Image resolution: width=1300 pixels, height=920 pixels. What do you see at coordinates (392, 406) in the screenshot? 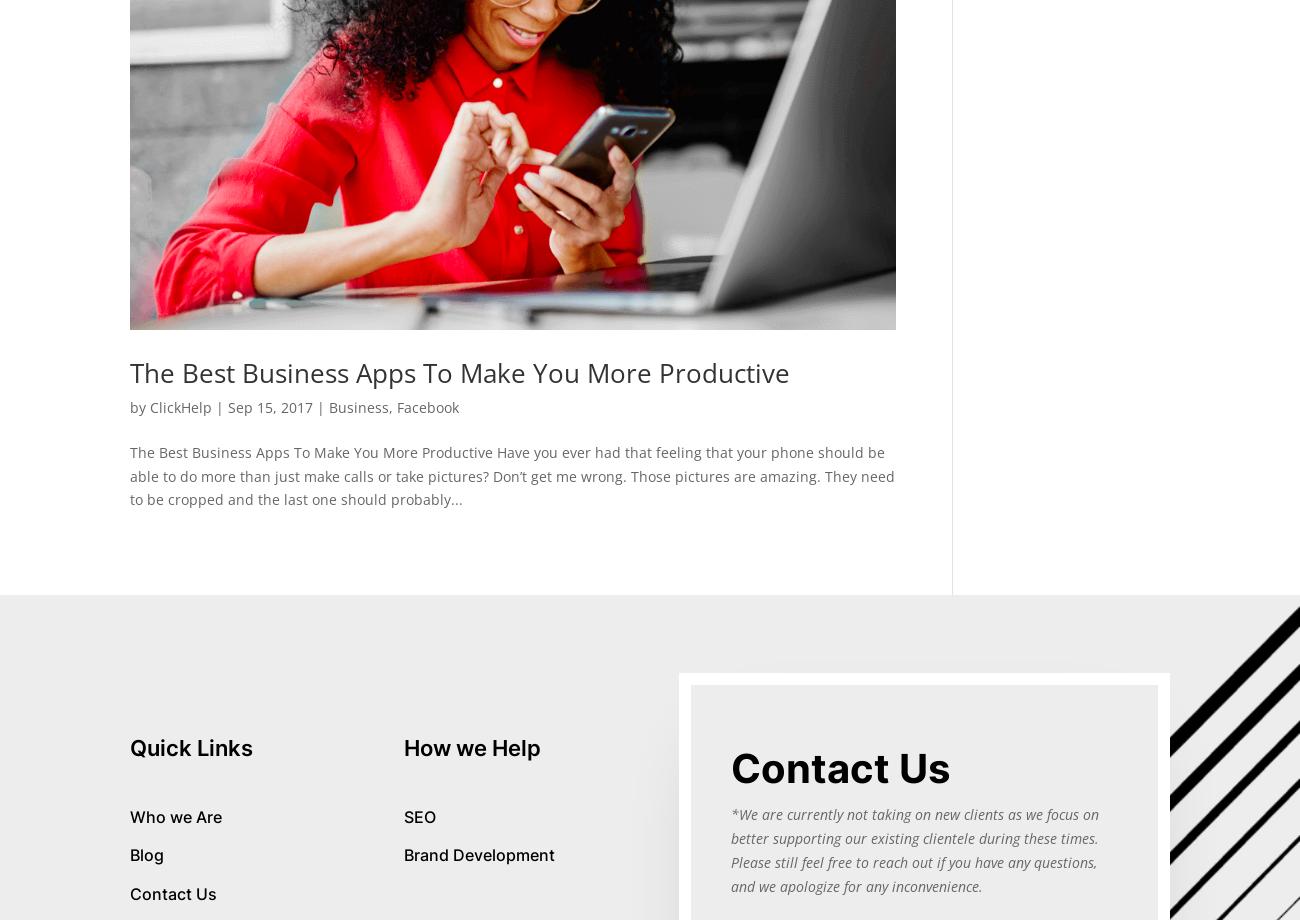
I see `','` at bounding box center [392, 406].